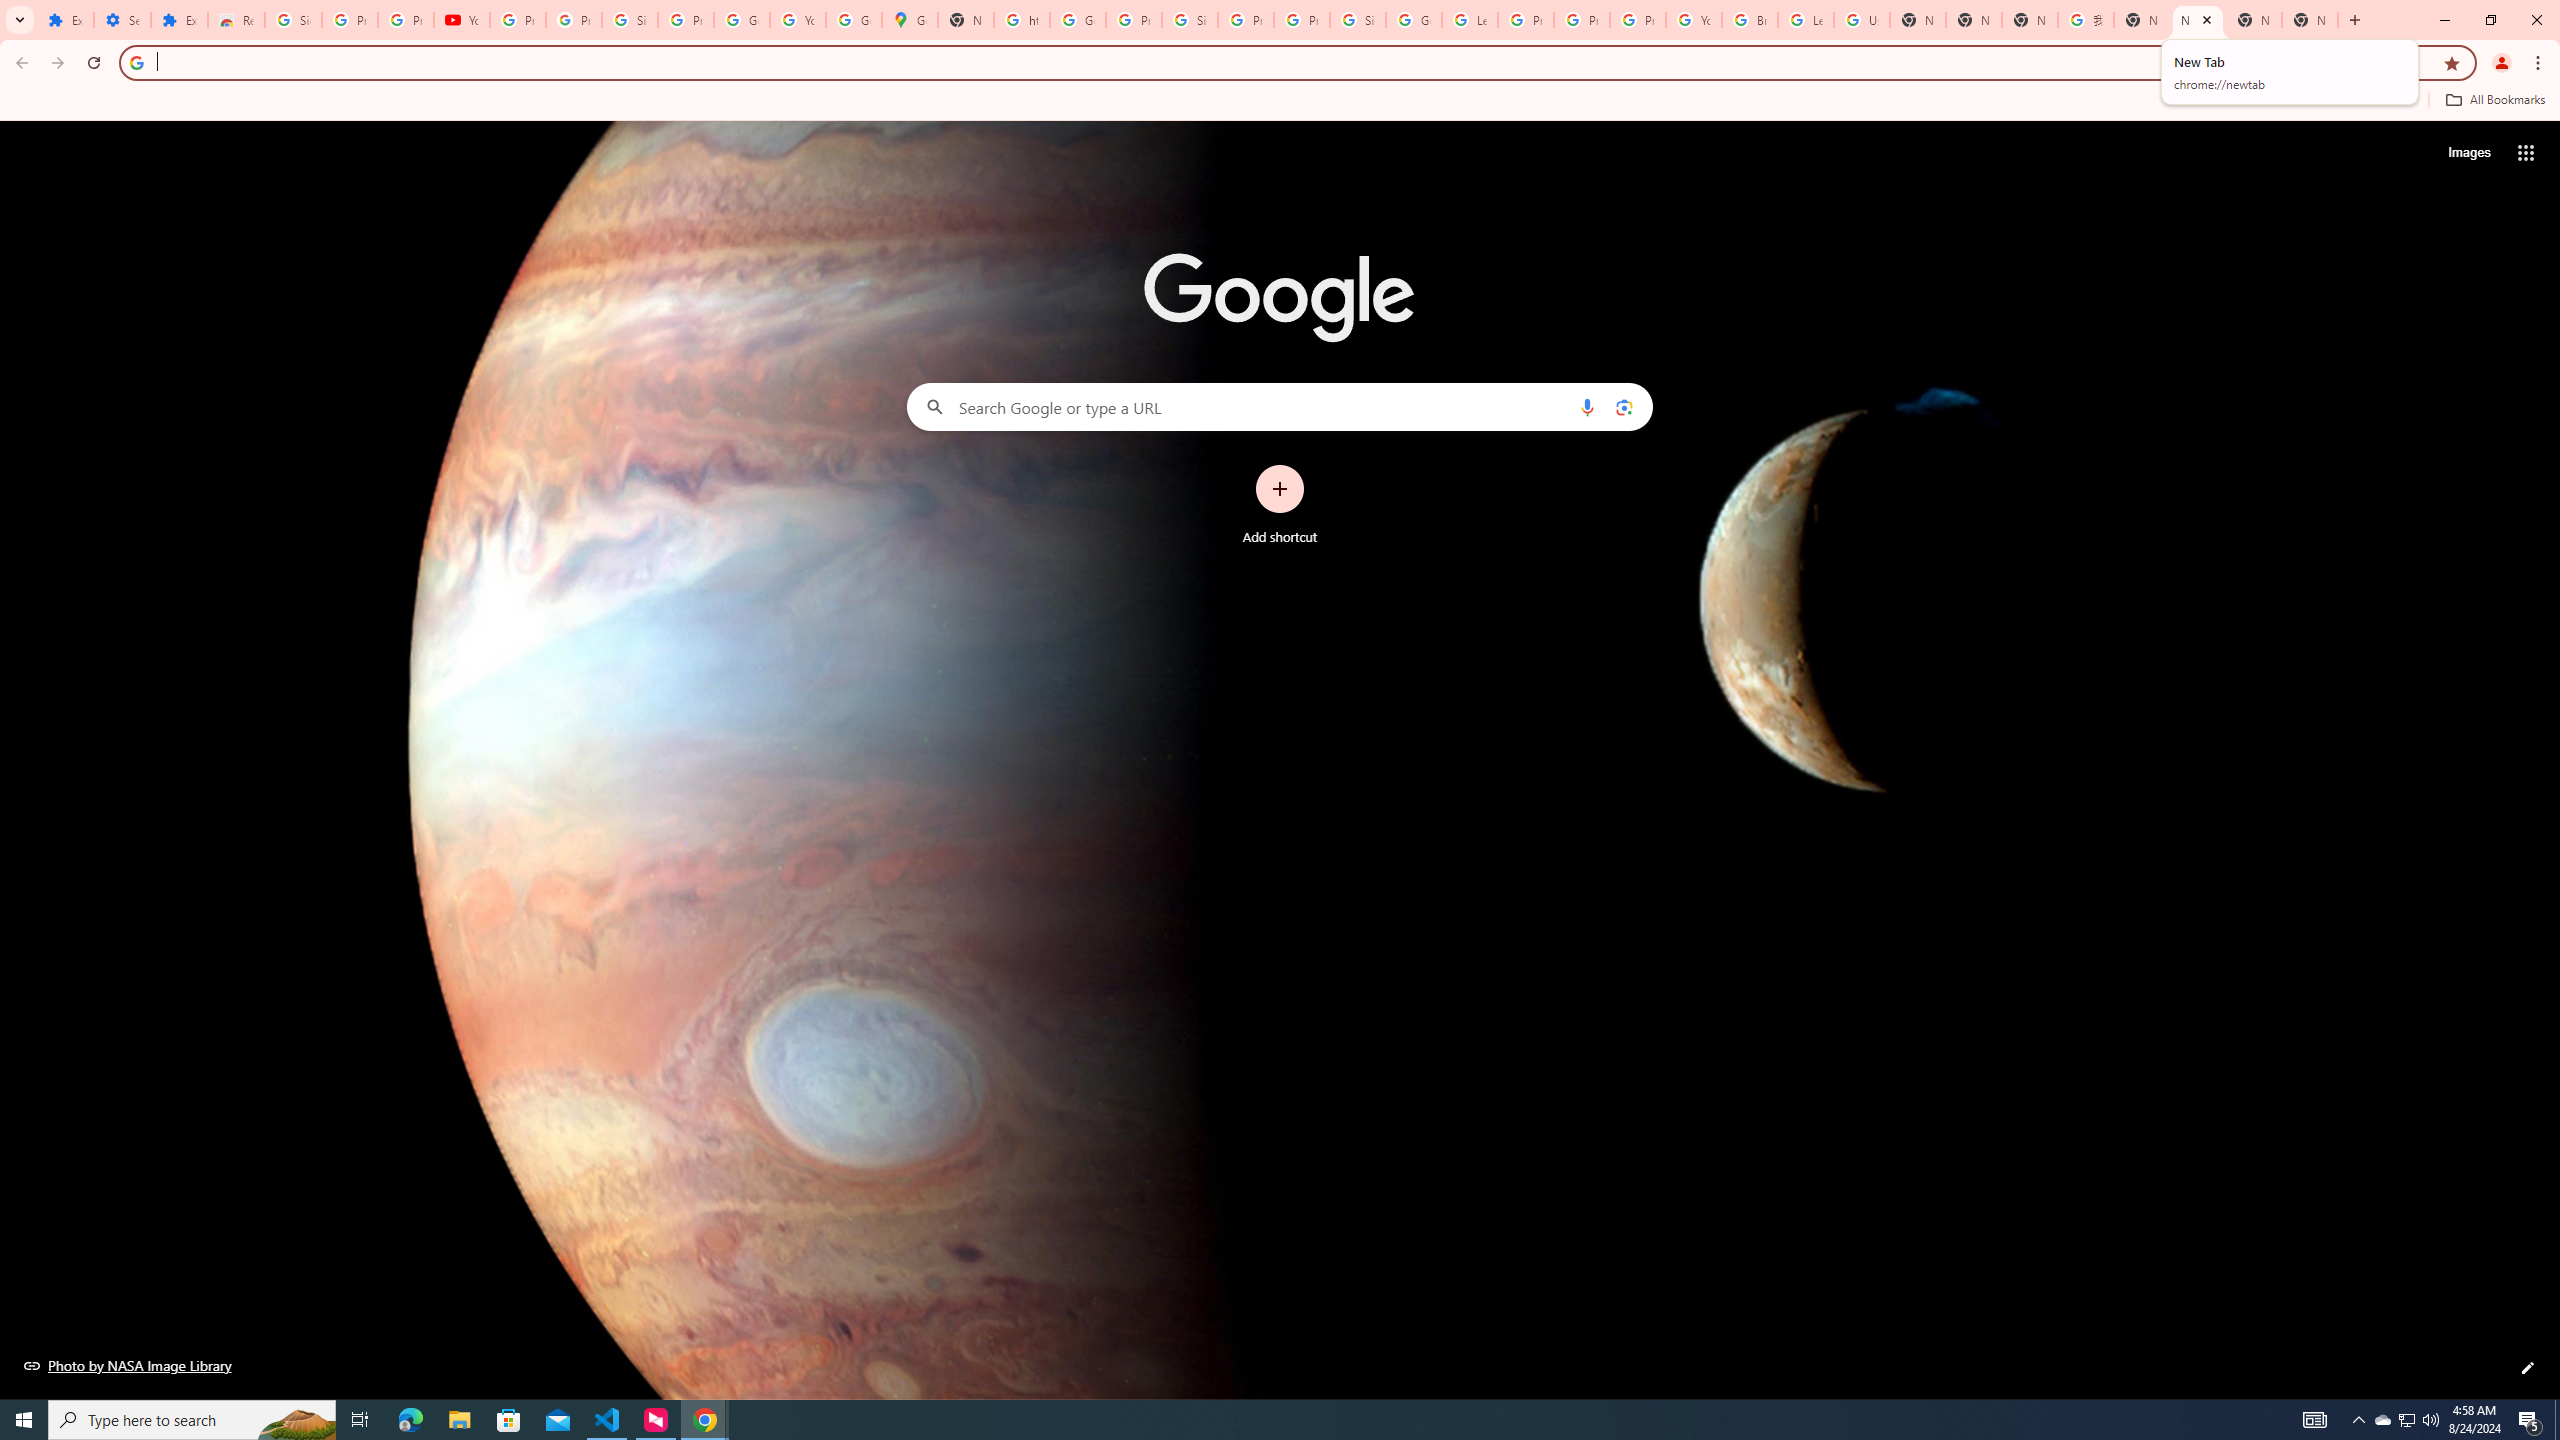 This screenshot has height=1440, width=2560. Describe the element at coordinates (179, 19) in the screenshot. I see `'Extensions'` at that location.